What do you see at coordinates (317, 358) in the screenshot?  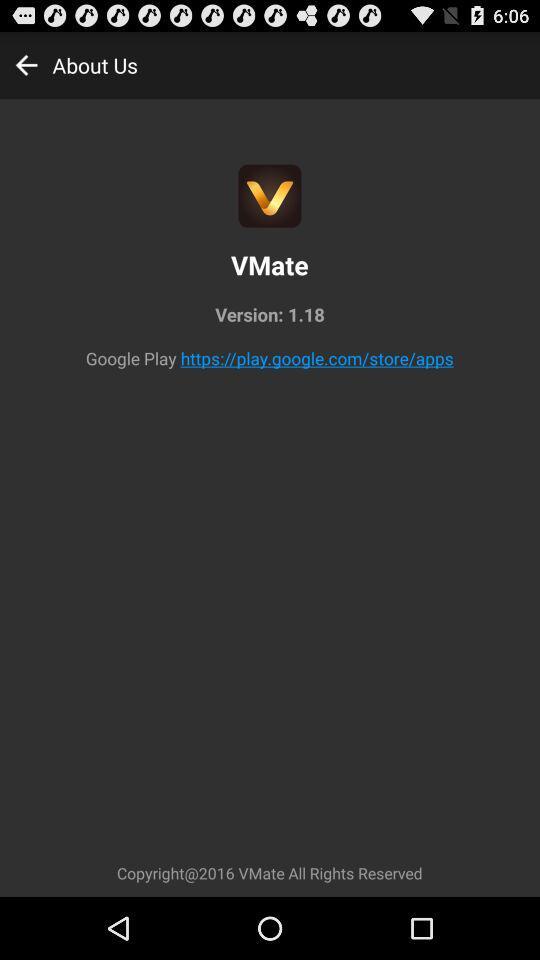 I see `the app below version: 1.18 icon` at bounding box center [317, 358].